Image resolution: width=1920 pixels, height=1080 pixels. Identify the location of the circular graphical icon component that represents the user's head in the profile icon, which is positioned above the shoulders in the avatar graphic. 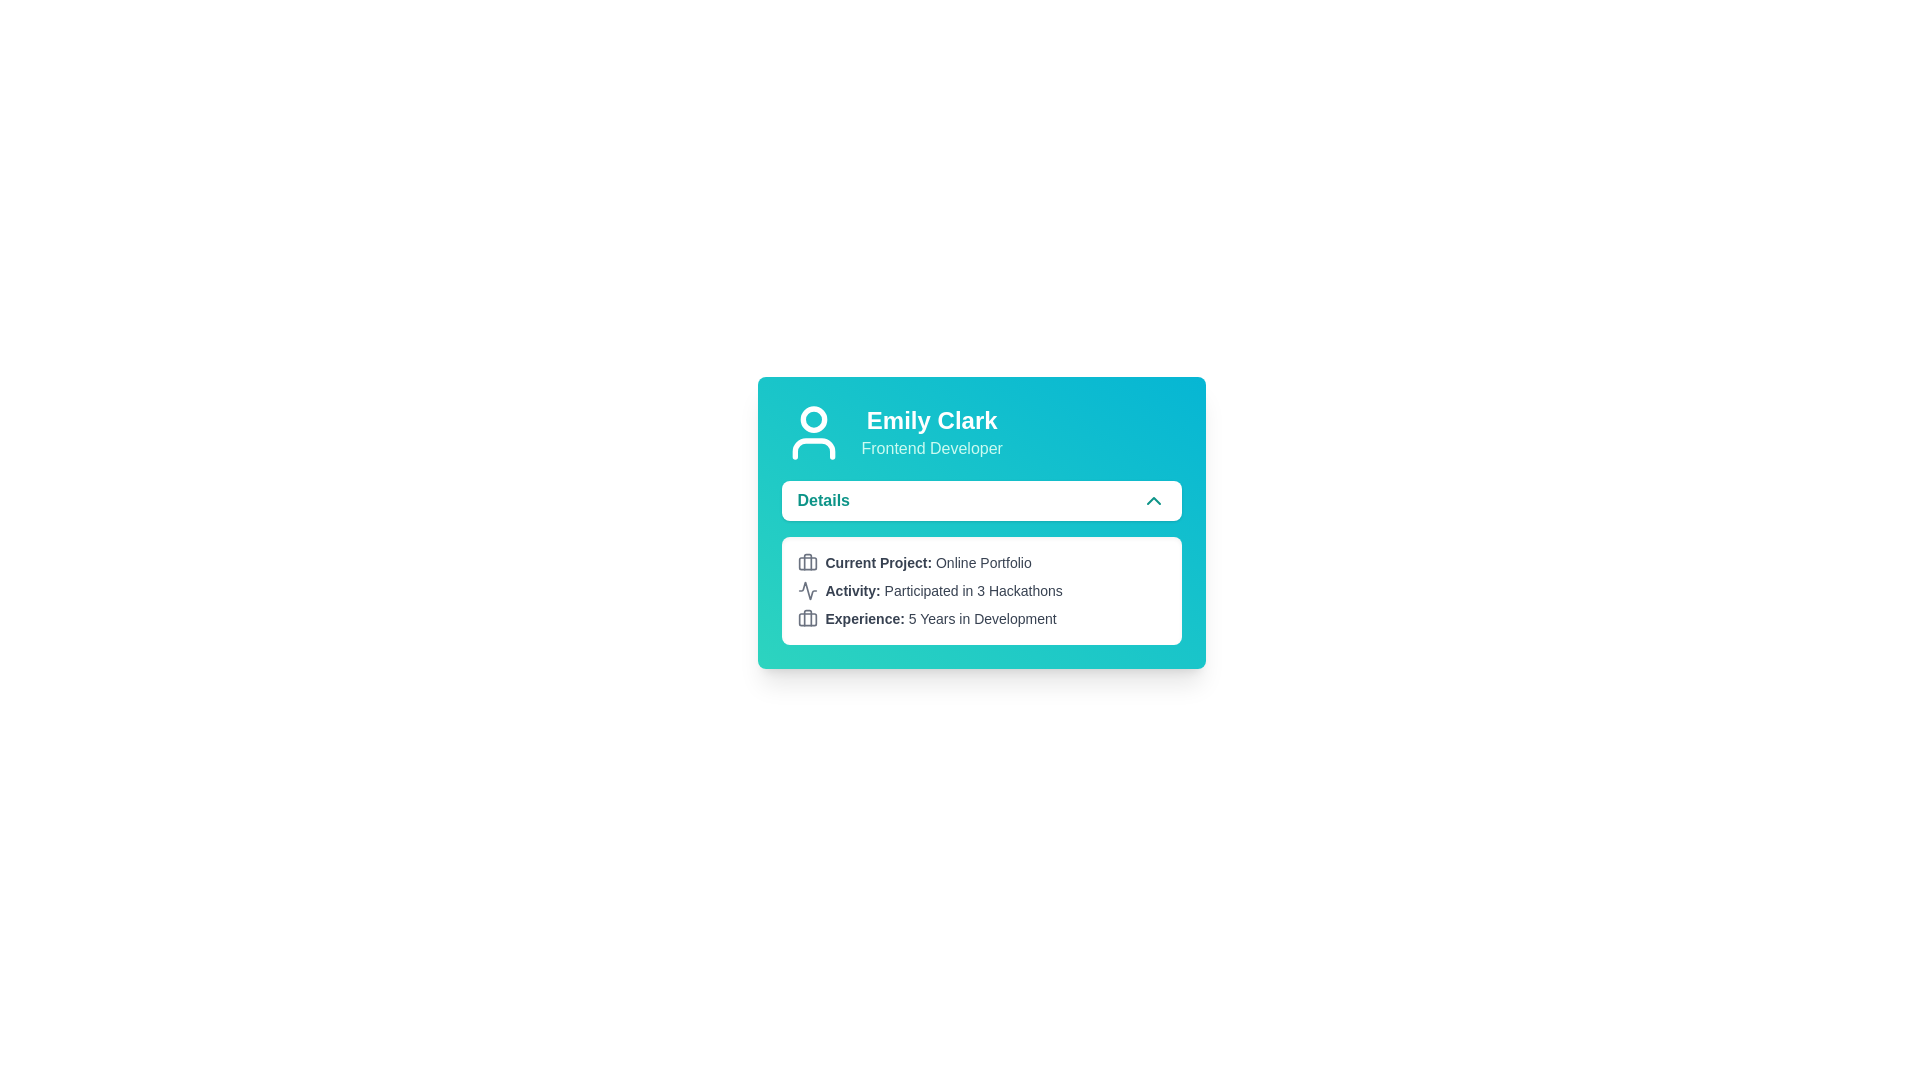
(813, 418).